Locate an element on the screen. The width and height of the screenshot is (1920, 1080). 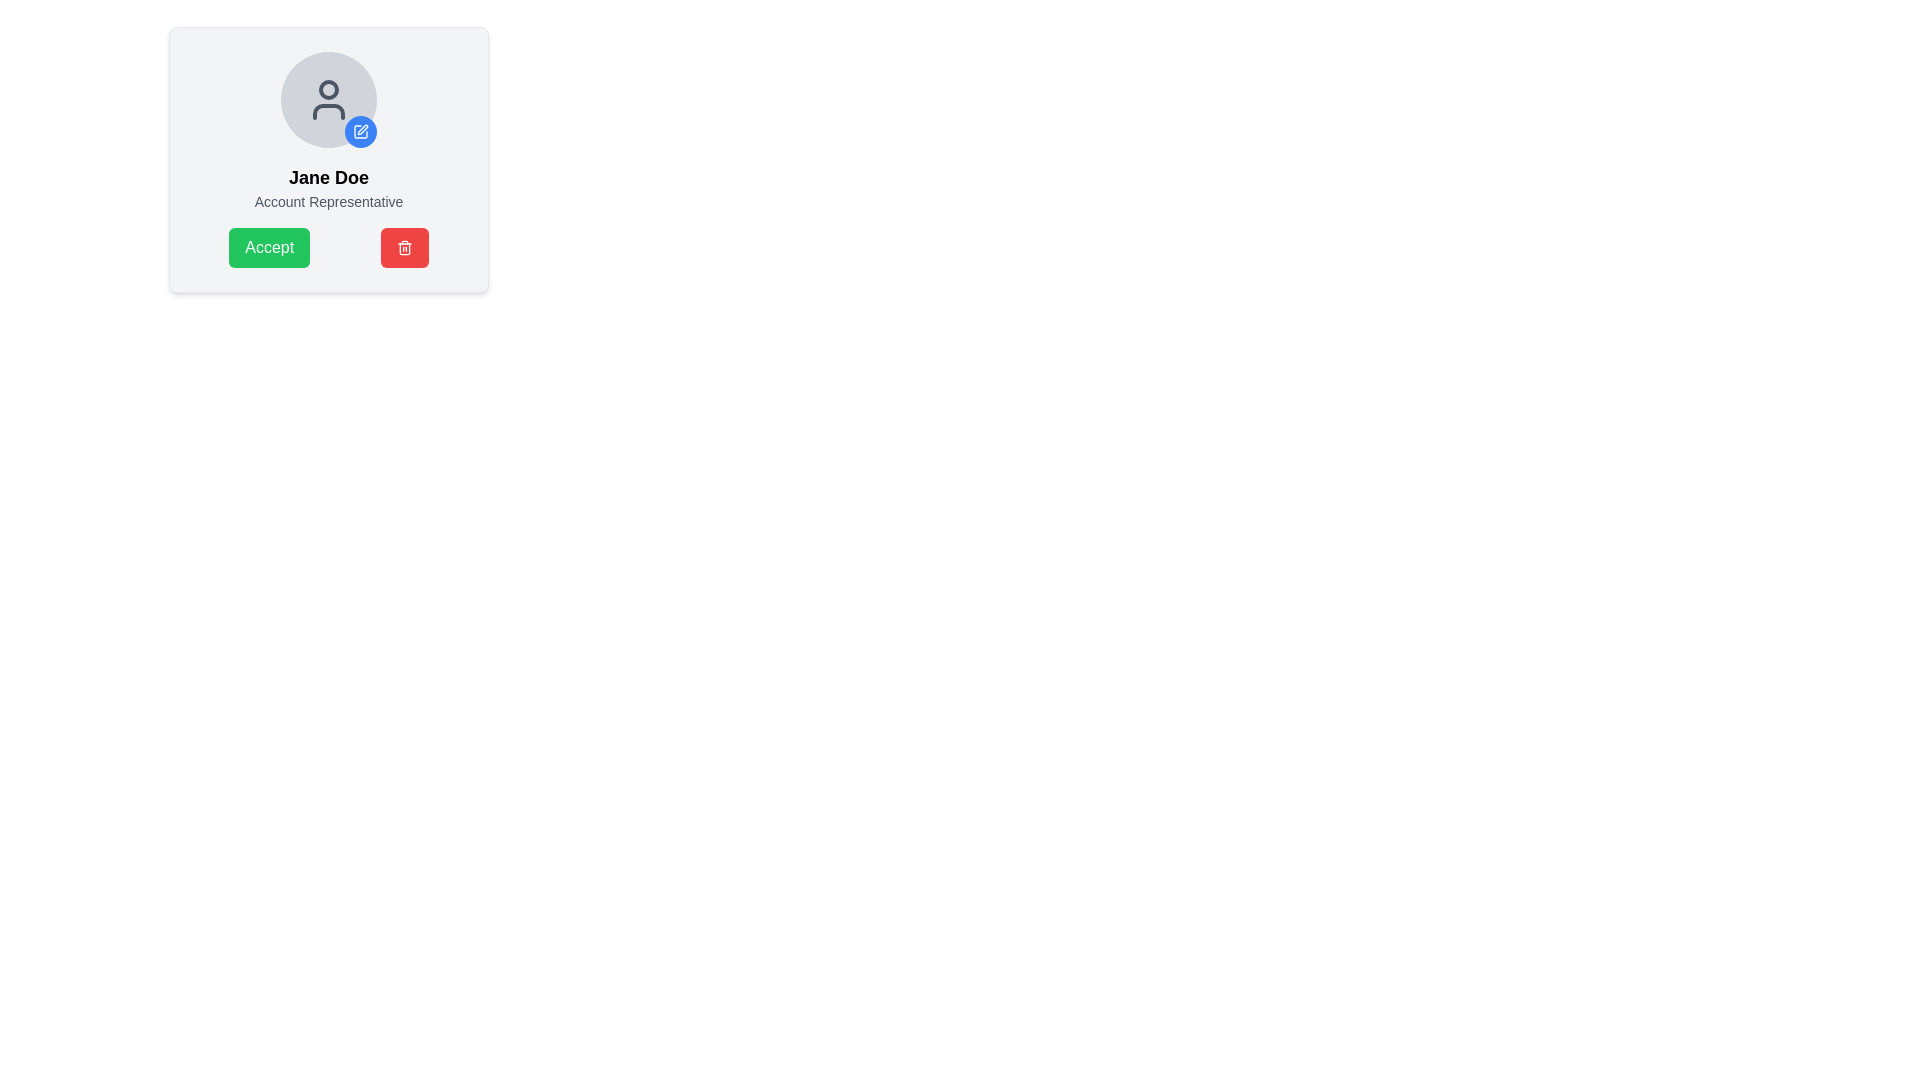
the affirmative action button located at the bottom of the user details card is located at coordinates (268, 246).